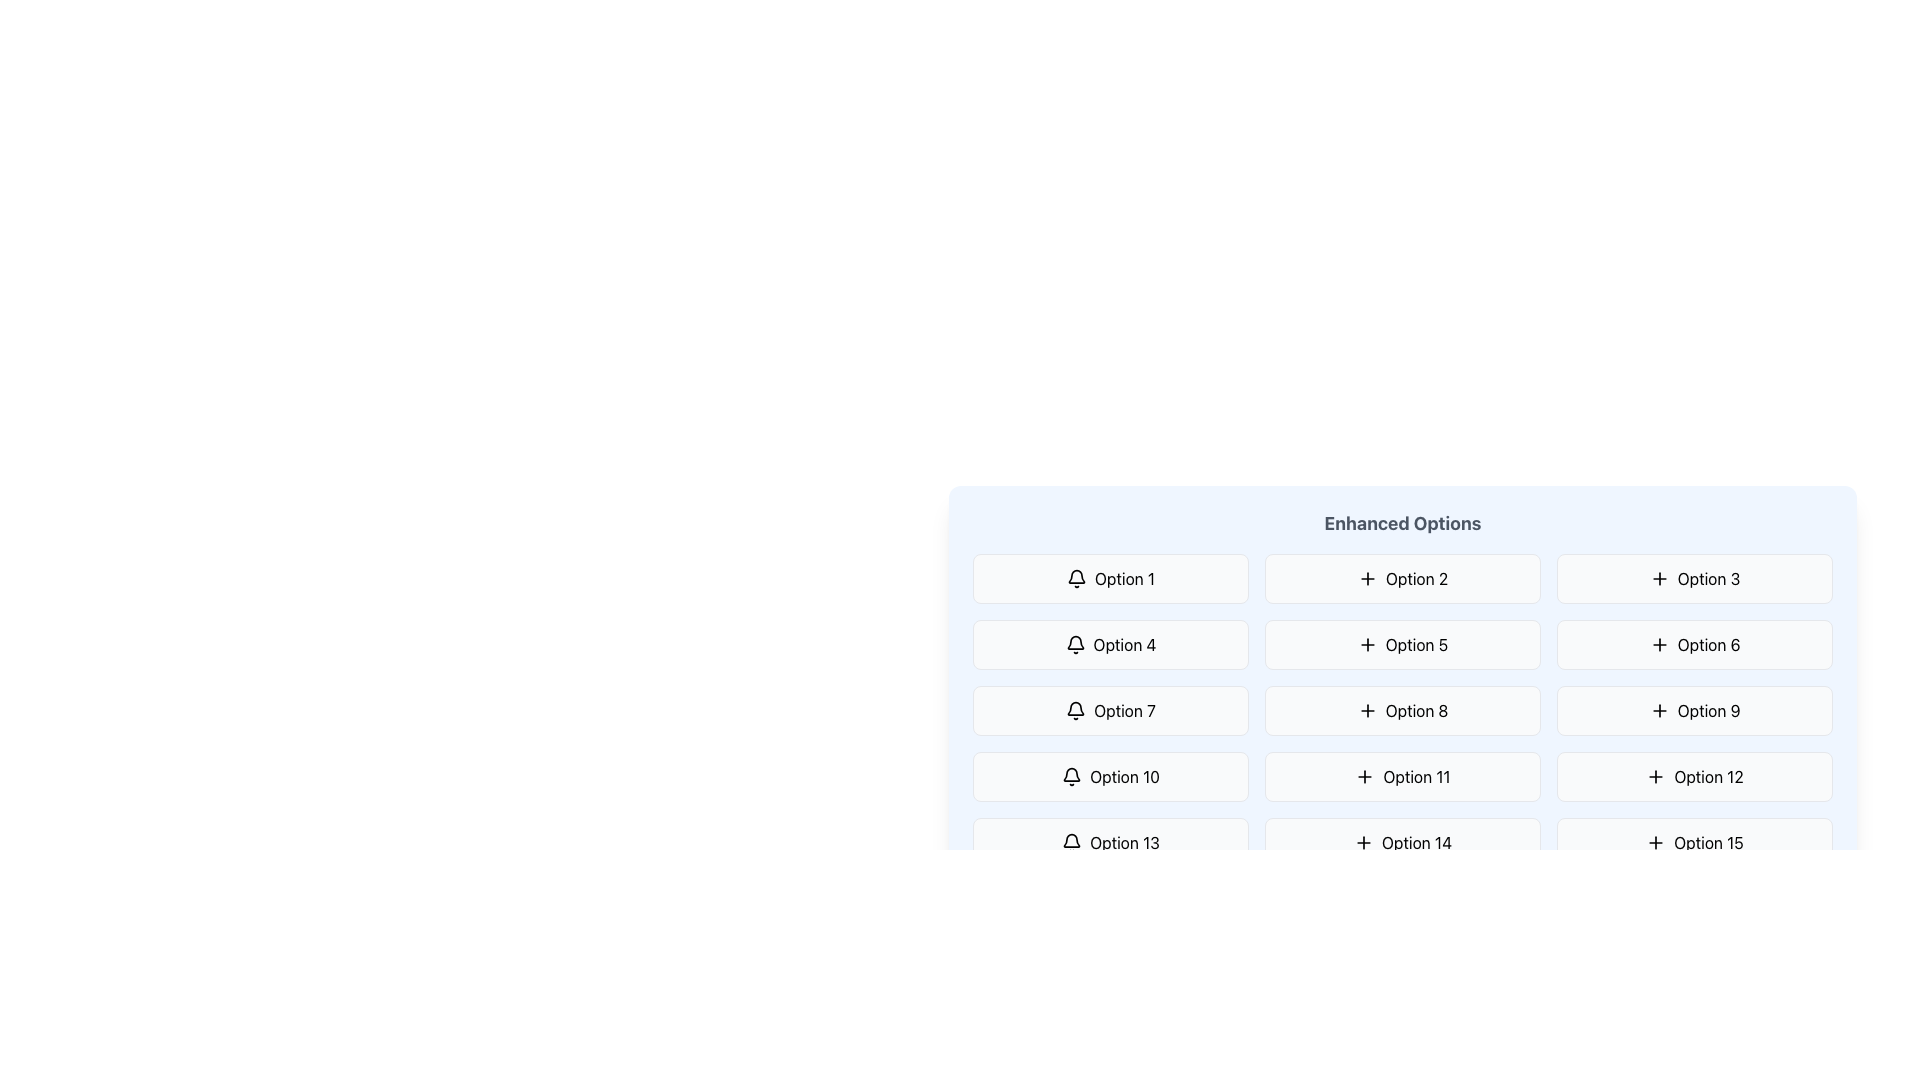 The image size is (1920, 1080). What do you see at coordinates (1075, 578) in the screenshot?
I see `the outlined bell icon located on the left side of the 'Option 1' button` at bounding box center [1075, 578].